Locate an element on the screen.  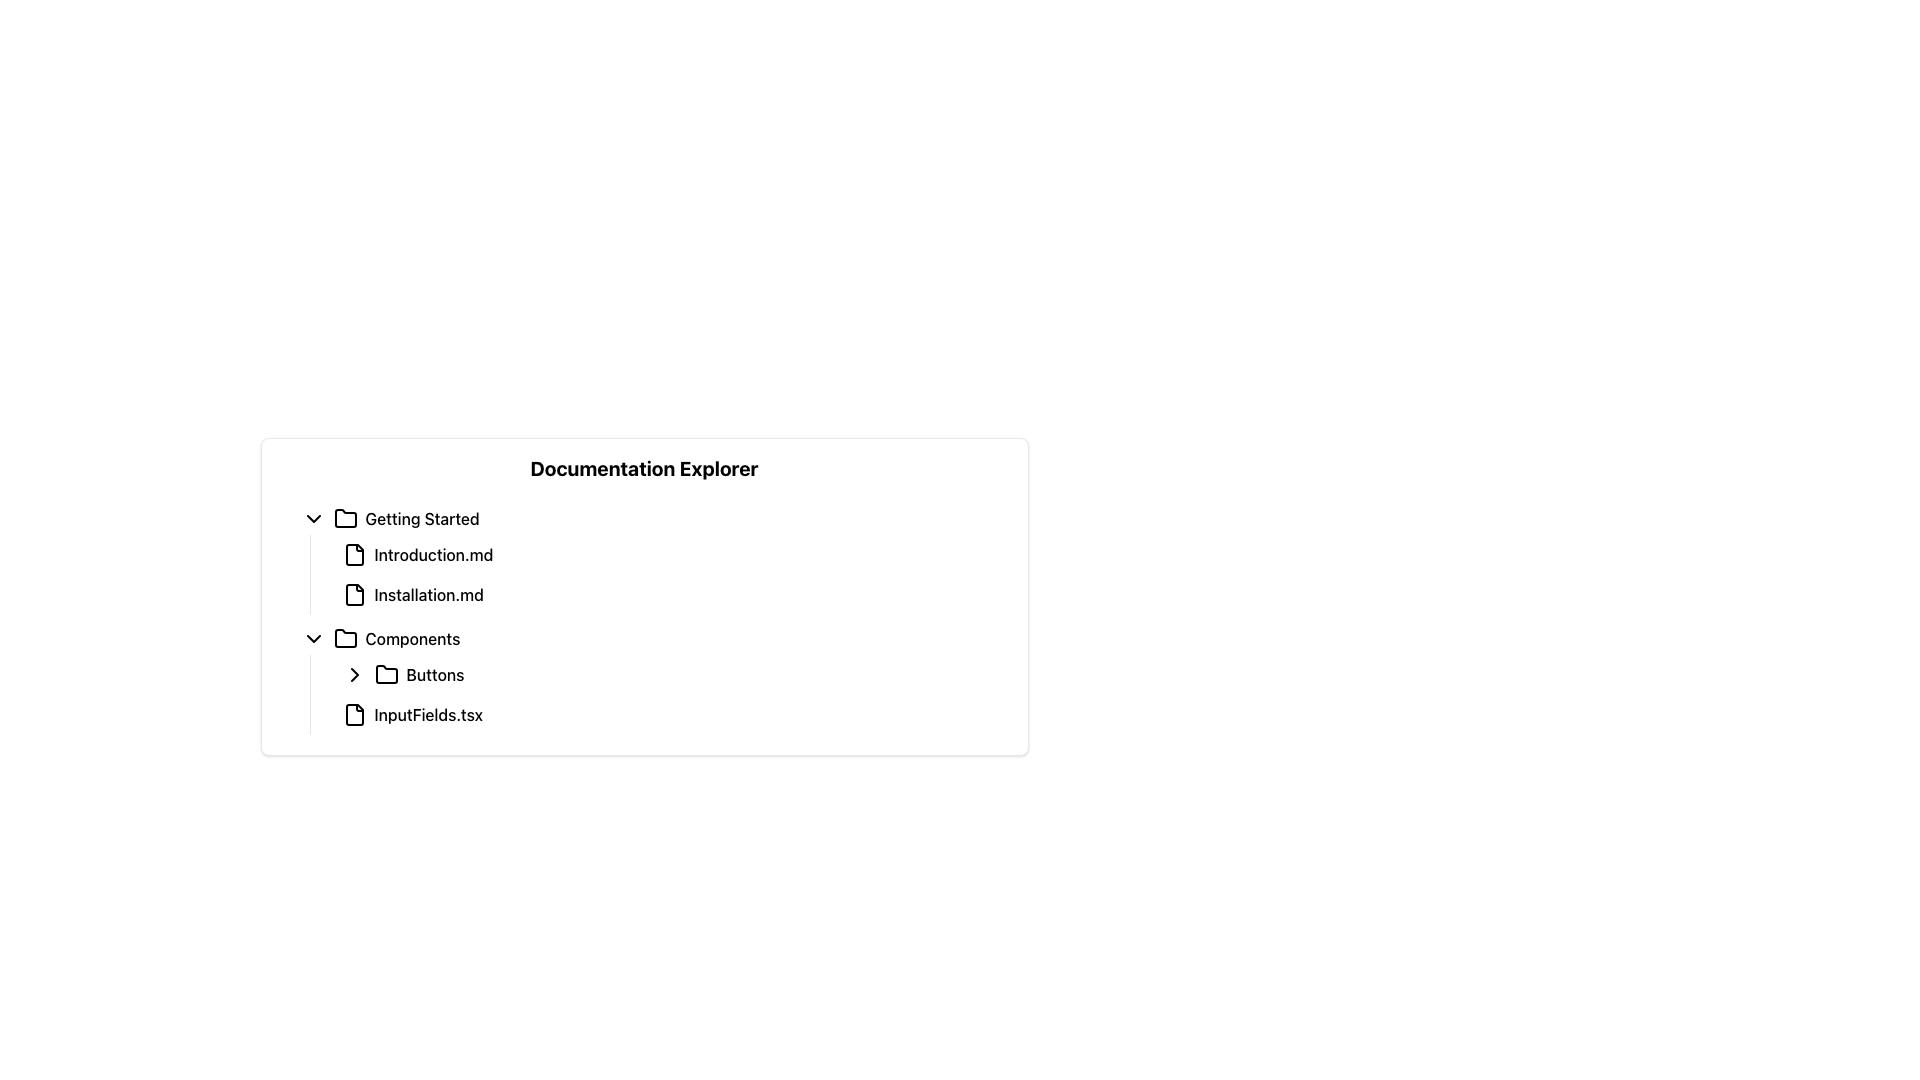
the folder icon, which is an outlined, minimalistic graphic with rounded corners, positioned to the left of the text 'Getting Started' is located at coordinates (345, 518).